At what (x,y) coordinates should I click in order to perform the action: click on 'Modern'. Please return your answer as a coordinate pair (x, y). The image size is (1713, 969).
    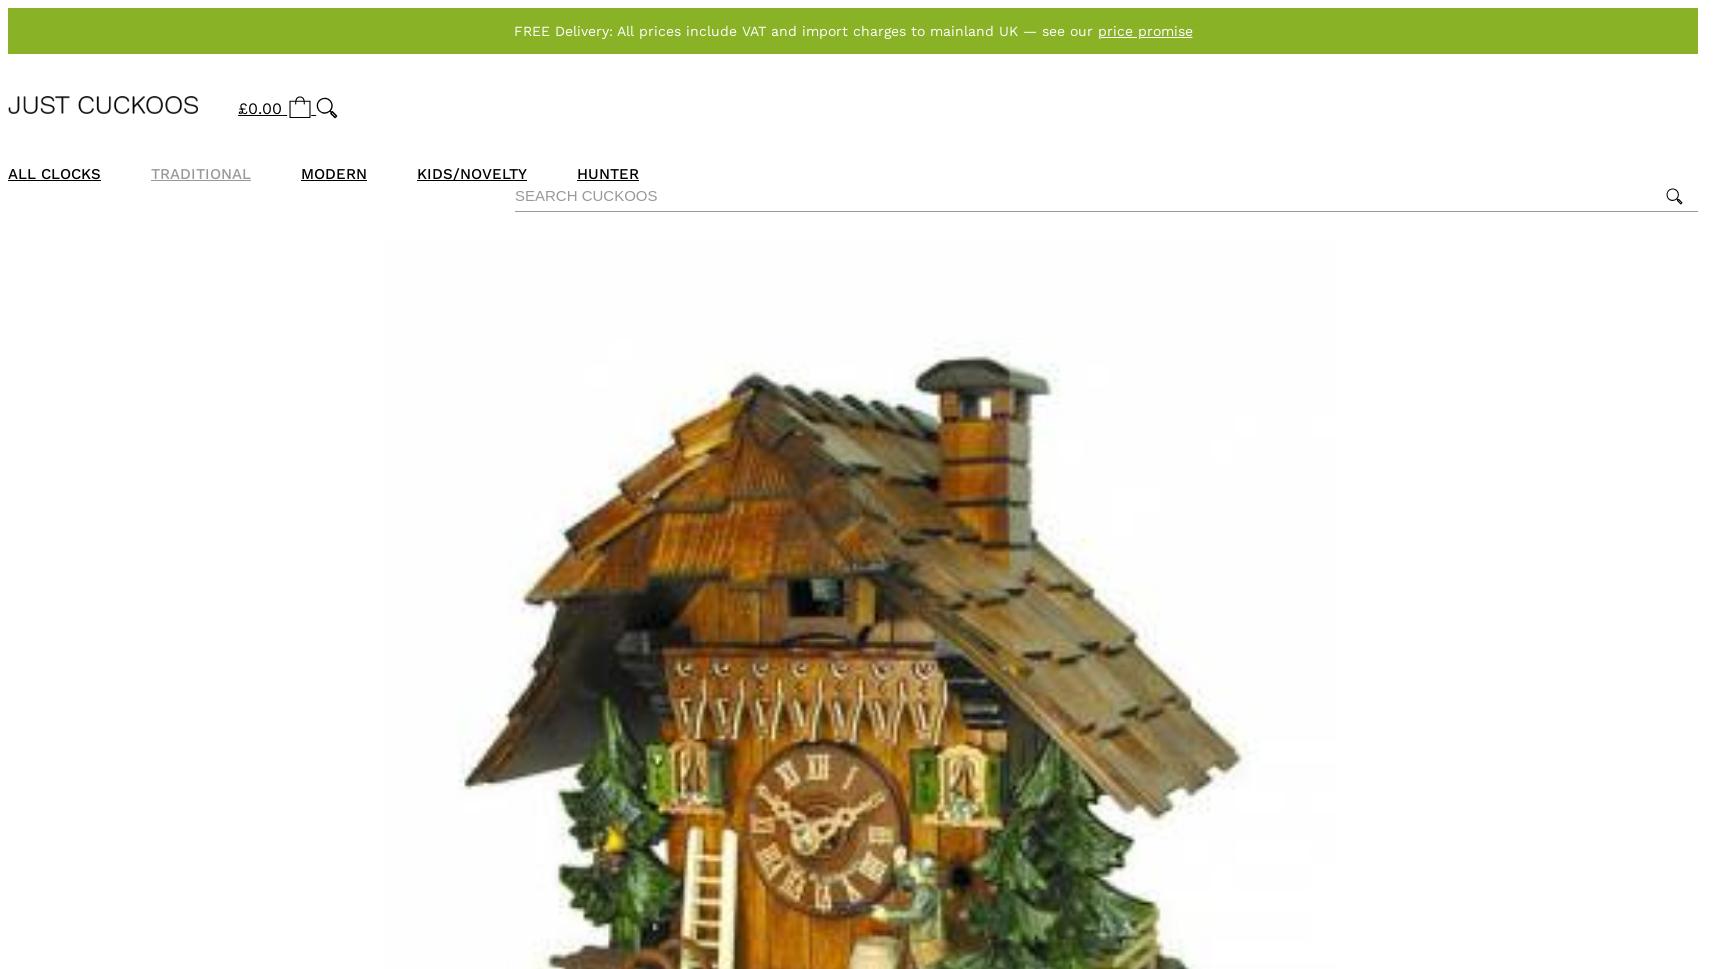
    Looking at the image, I should click on (334, 173).